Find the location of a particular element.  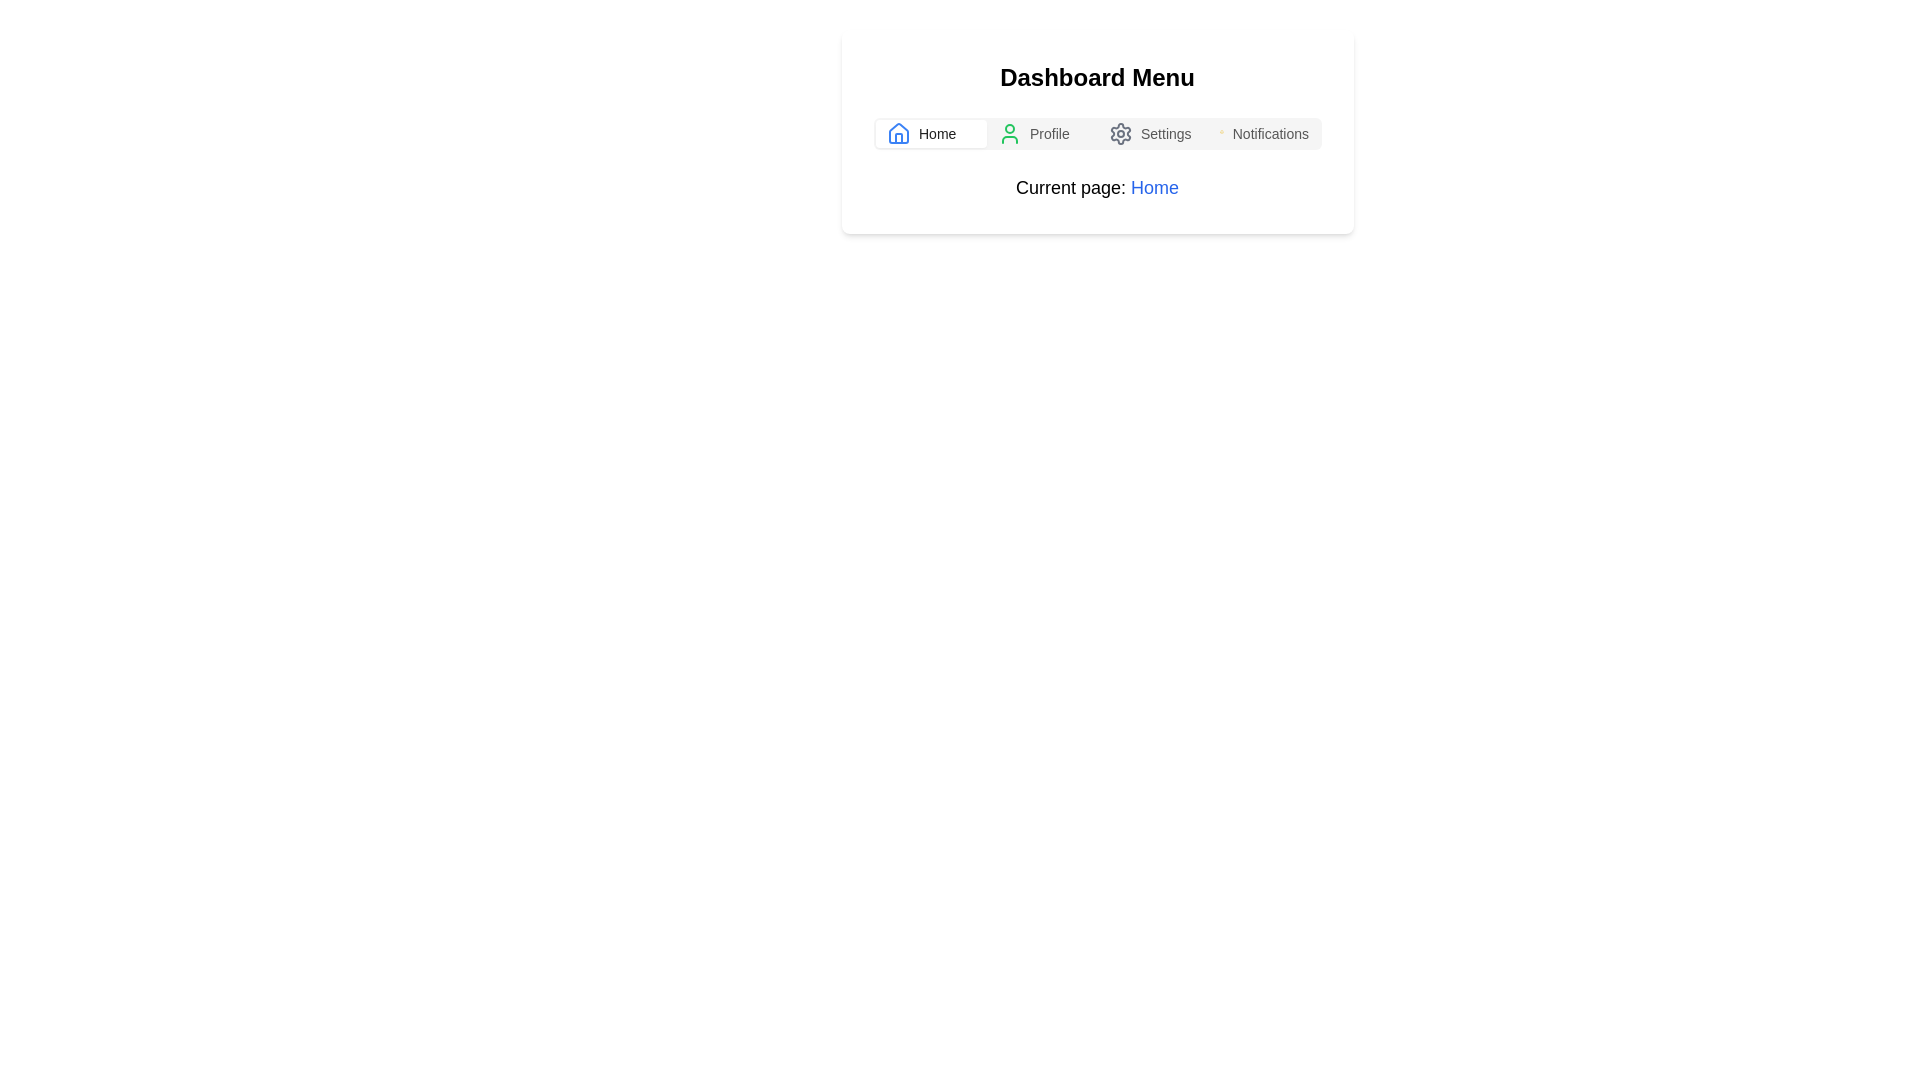

the segmented control is located at coordinates (1096, 134).